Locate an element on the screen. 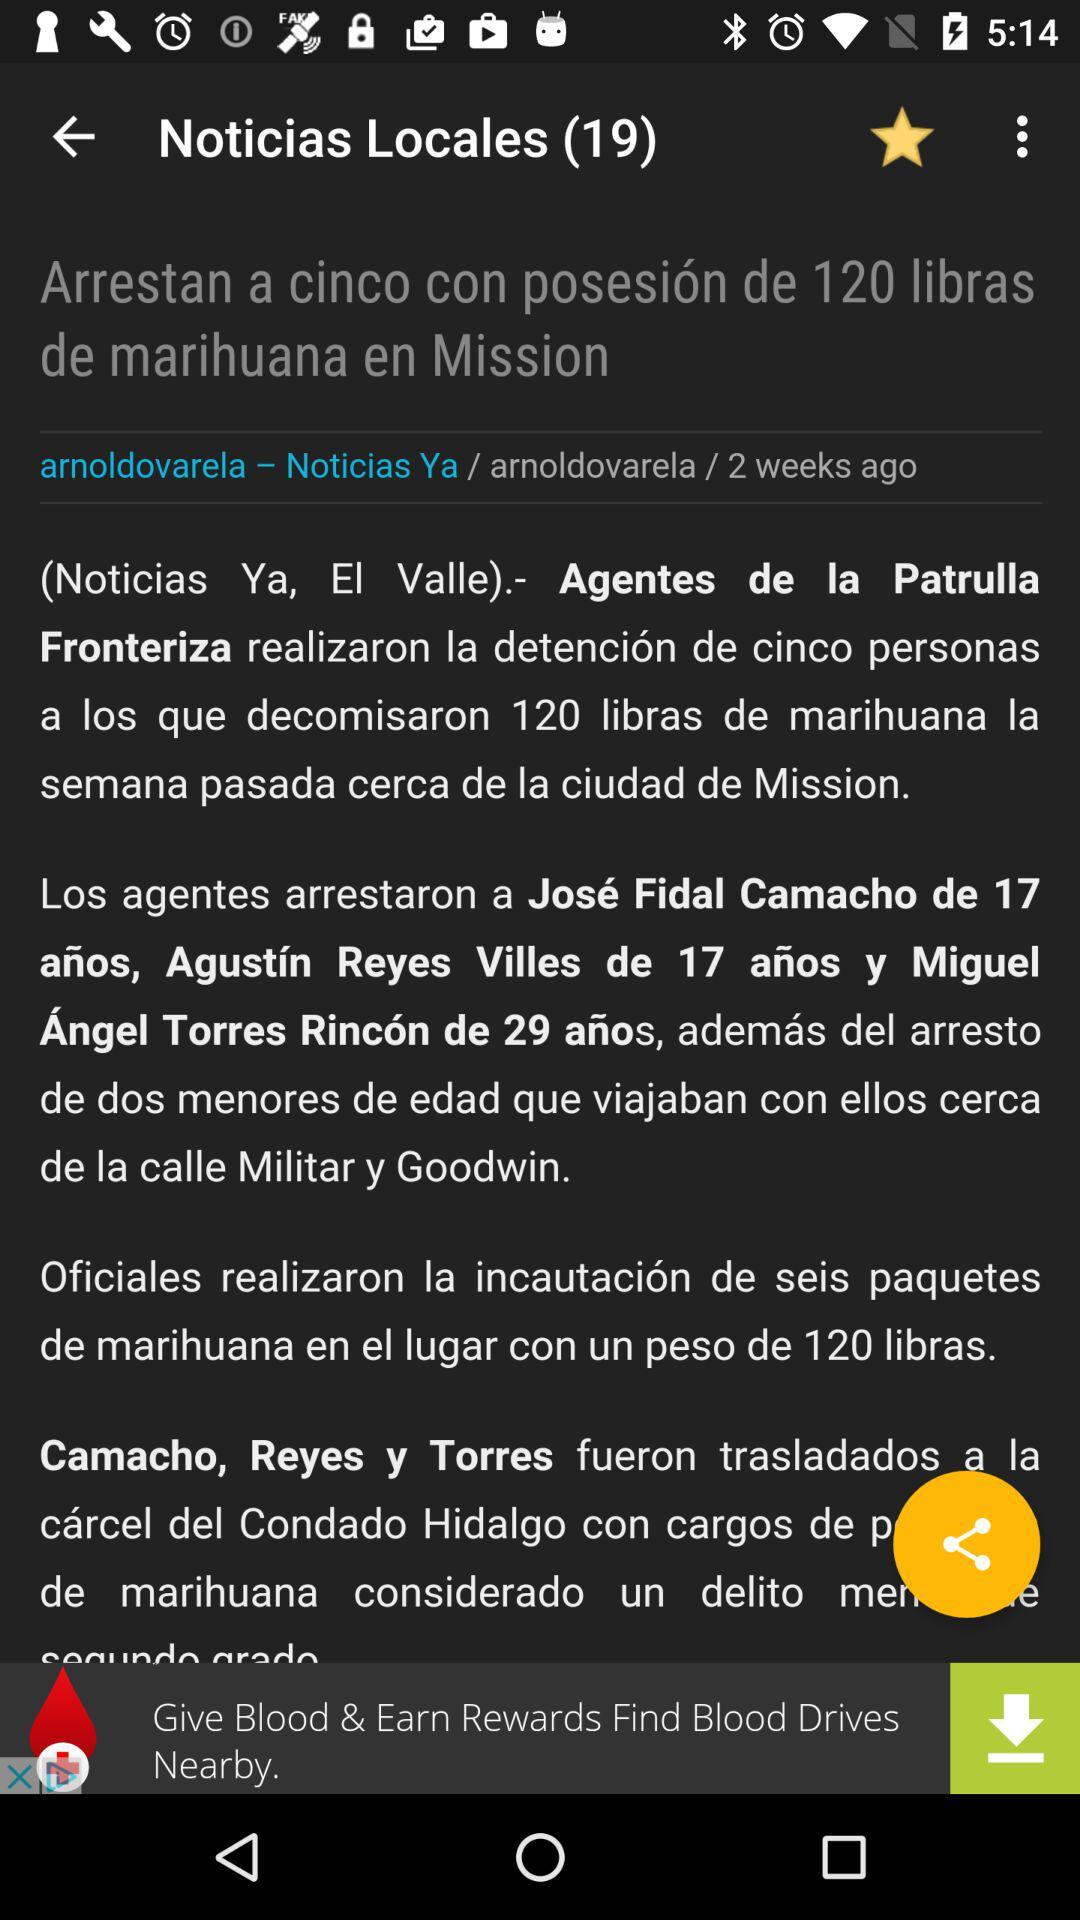  gives list of blood drives in area is located at coordinates (540, 1727).